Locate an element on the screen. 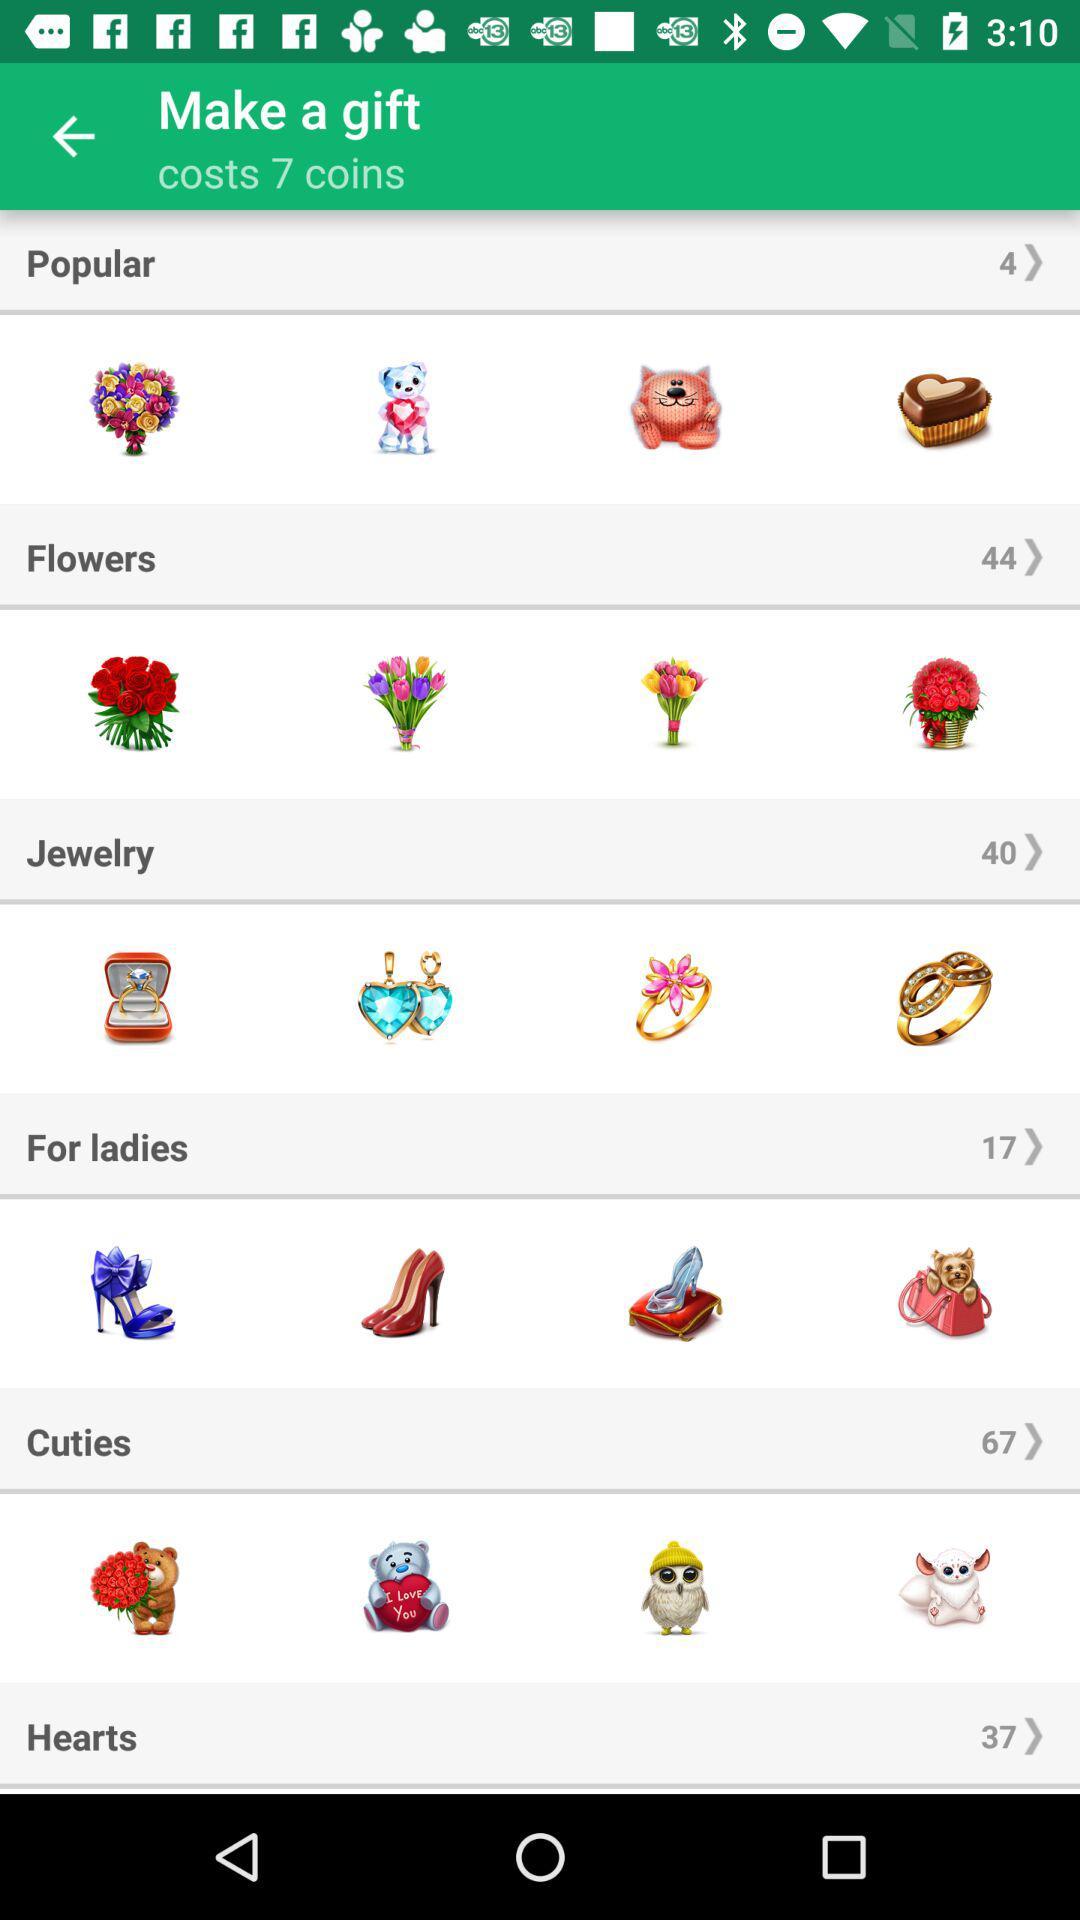 This screenshot has width=1080, height=1920. this gift button is located at coordinates (405, 704).